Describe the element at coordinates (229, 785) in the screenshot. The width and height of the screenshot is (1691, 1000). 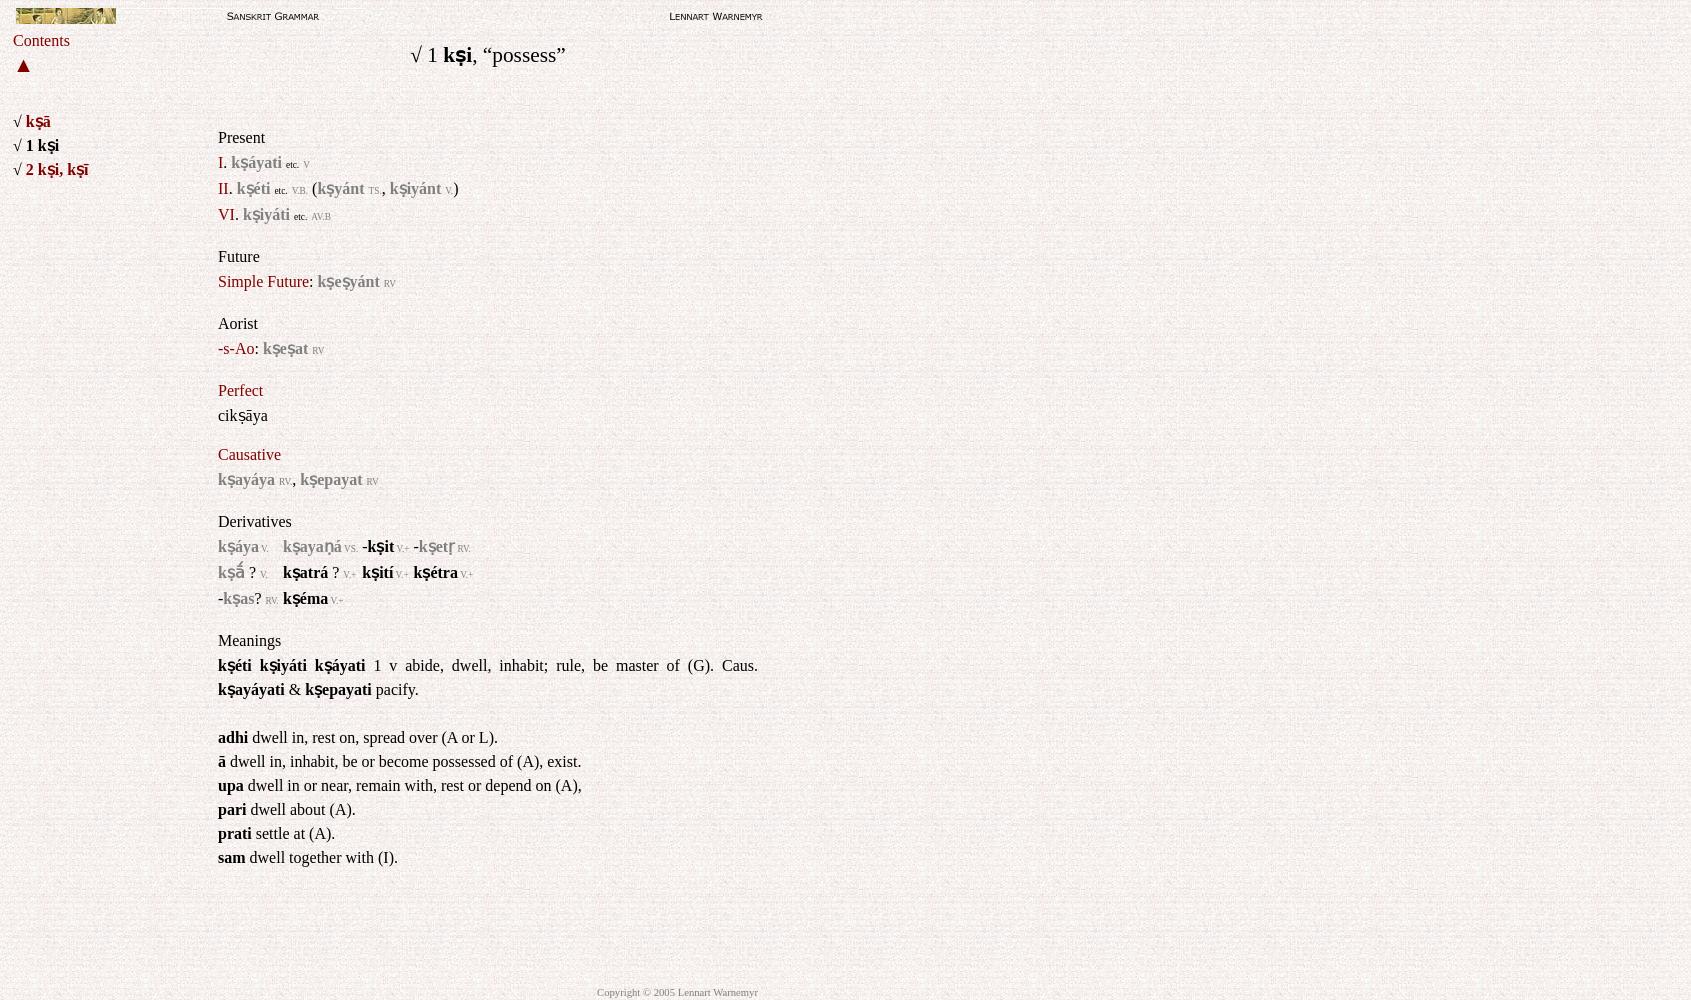
I see `'upa'` at that location.